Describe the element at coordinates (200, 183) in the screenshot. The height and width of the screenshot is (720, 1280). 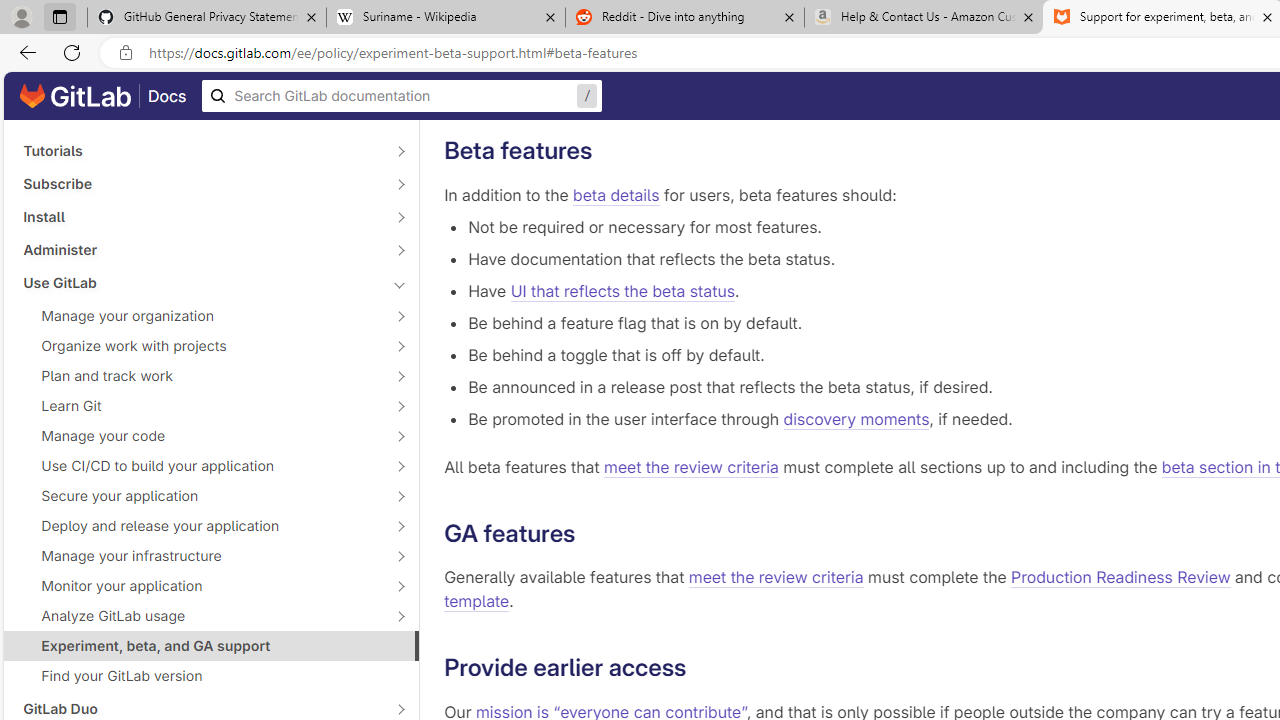
I see `'Subscribe'` at that location.